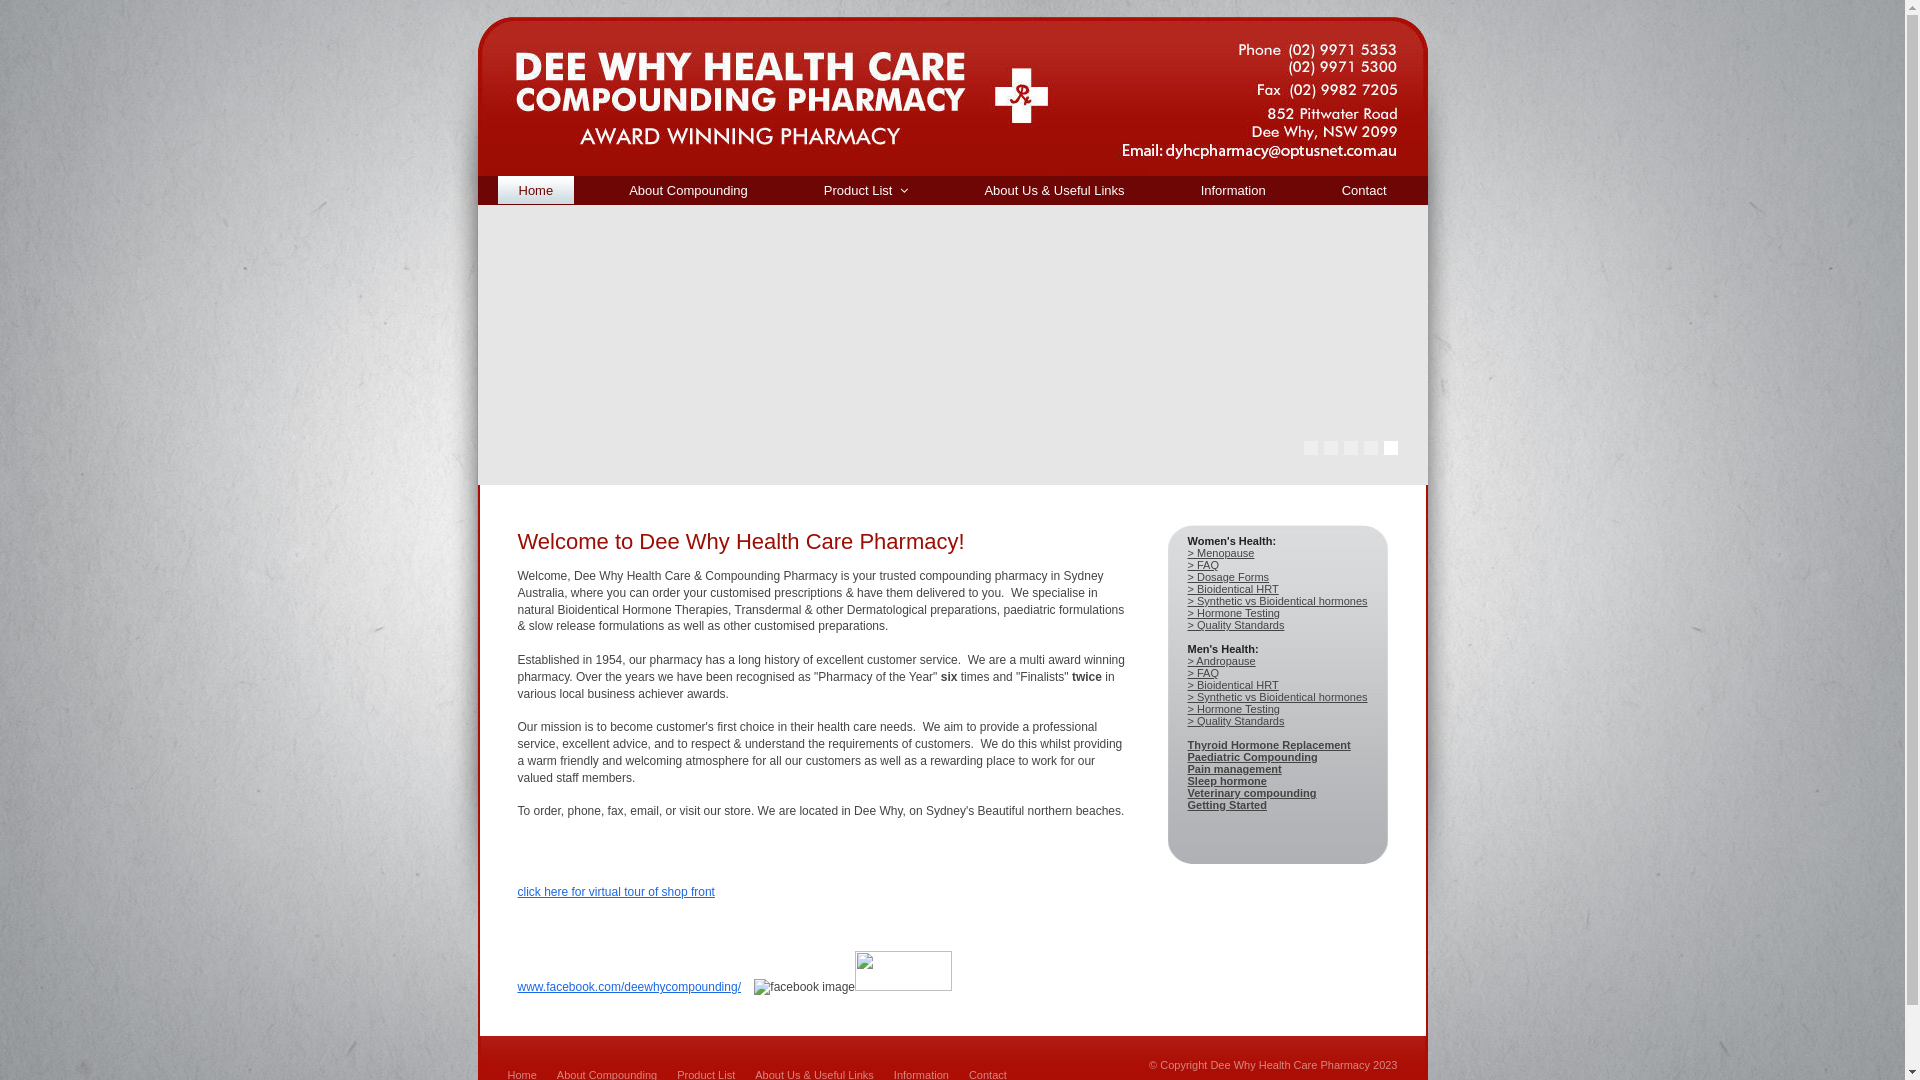  What do you see at coordinates (1188, 672) in the screenshot?
I see `'> FAQ'` at bounding box center [1188, 672].